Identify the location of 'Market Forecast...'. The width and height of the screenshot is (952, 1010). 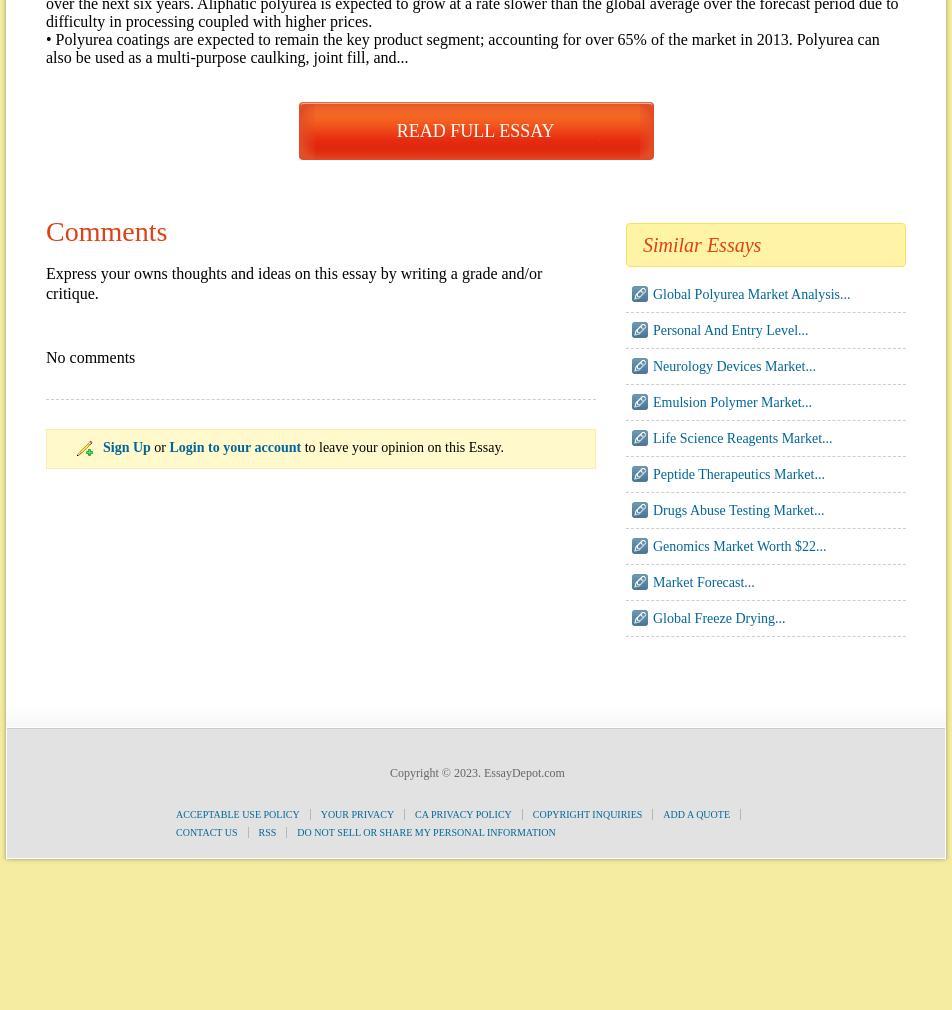
(703, 581).